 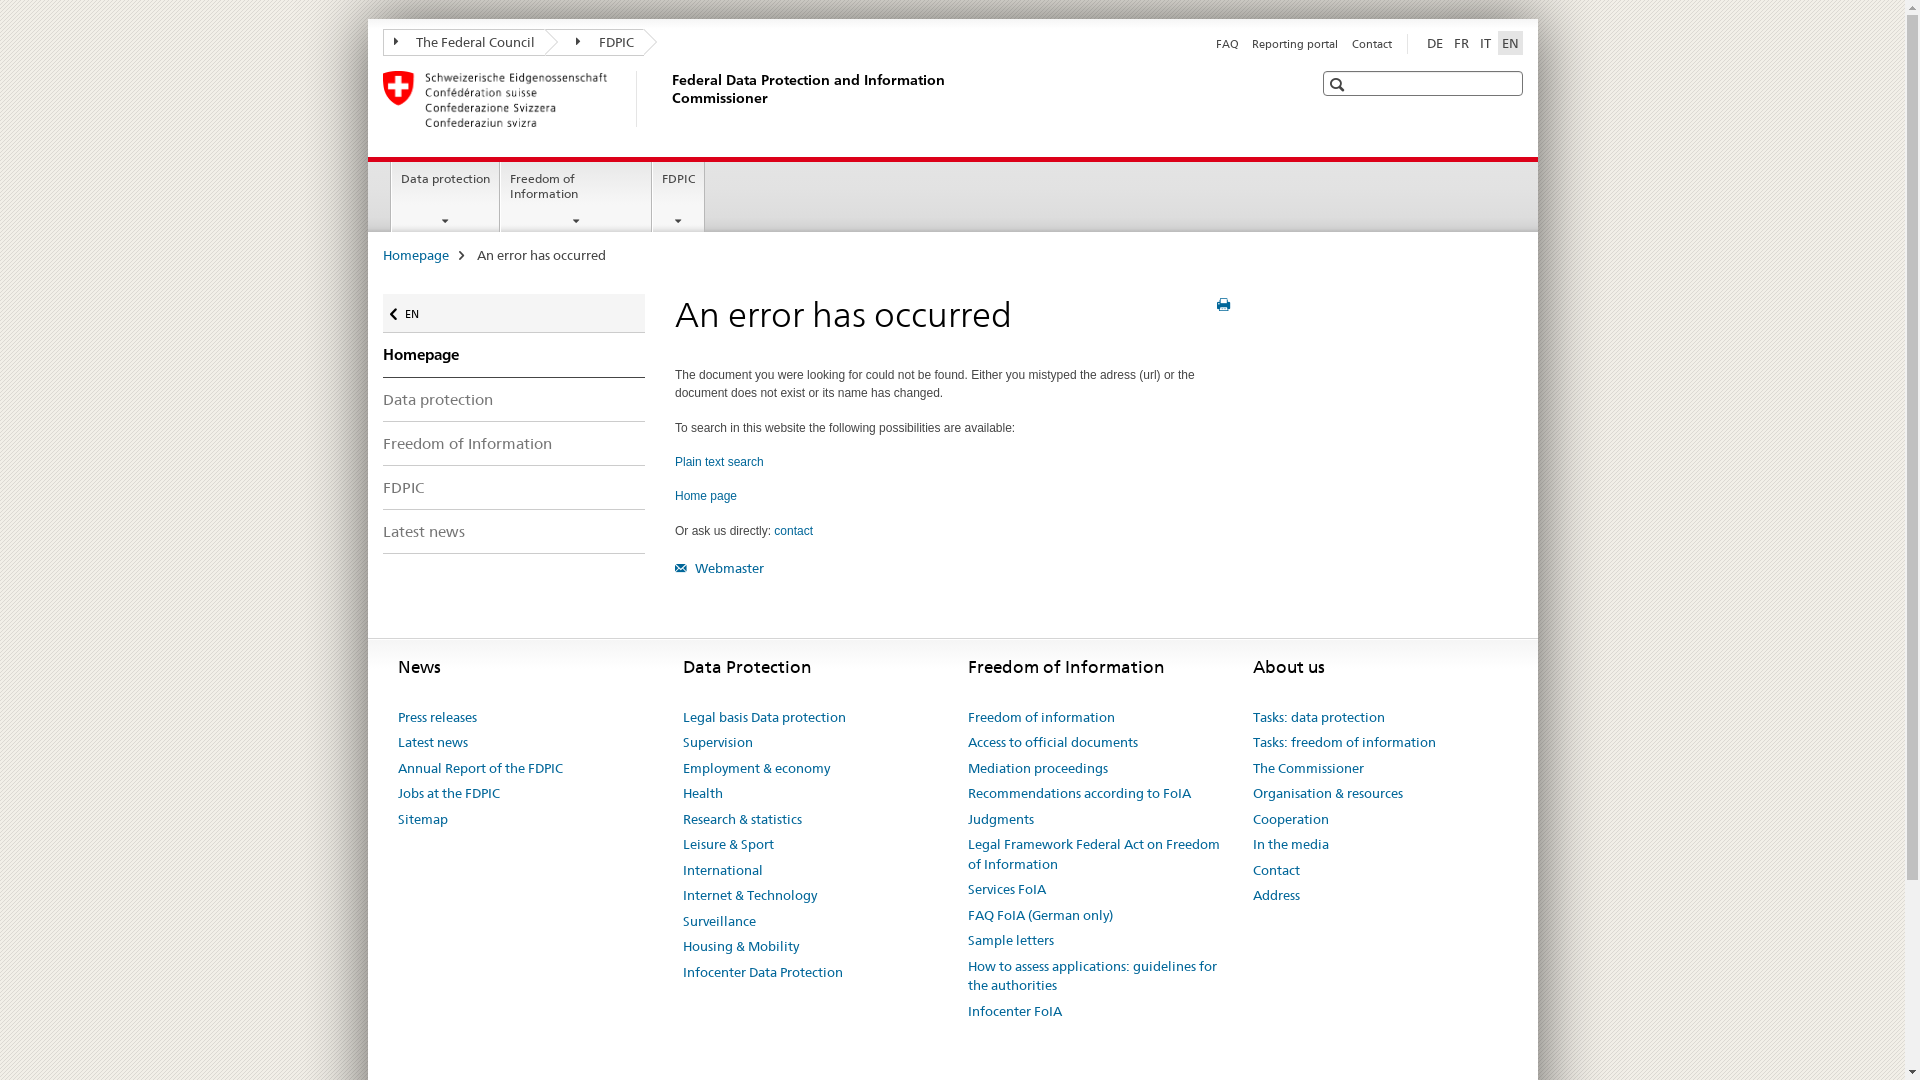 What do you see at coordinates (1343, 743) in the screenshot?
I see `'Tasks: freedom of information'` at bounding box center [1343, 743].